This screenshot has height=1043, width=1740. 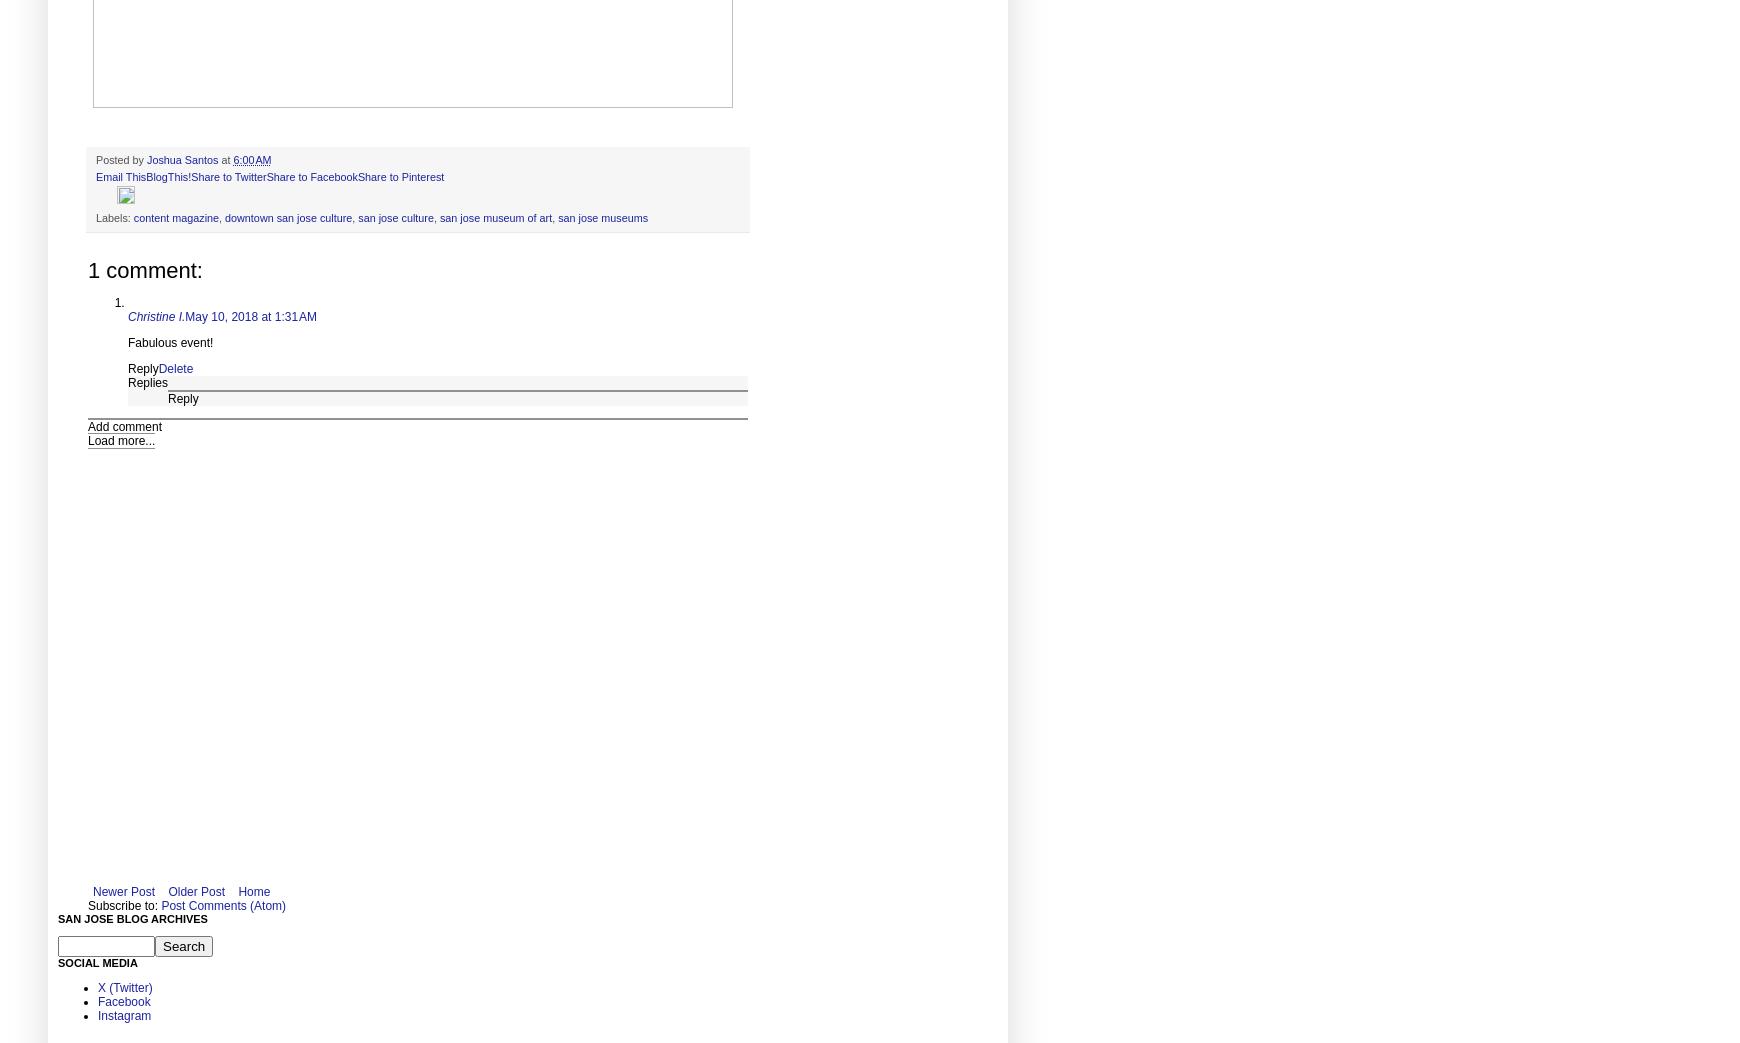 I want to click on 'X (Twitter)', so click(x=123, y=986).